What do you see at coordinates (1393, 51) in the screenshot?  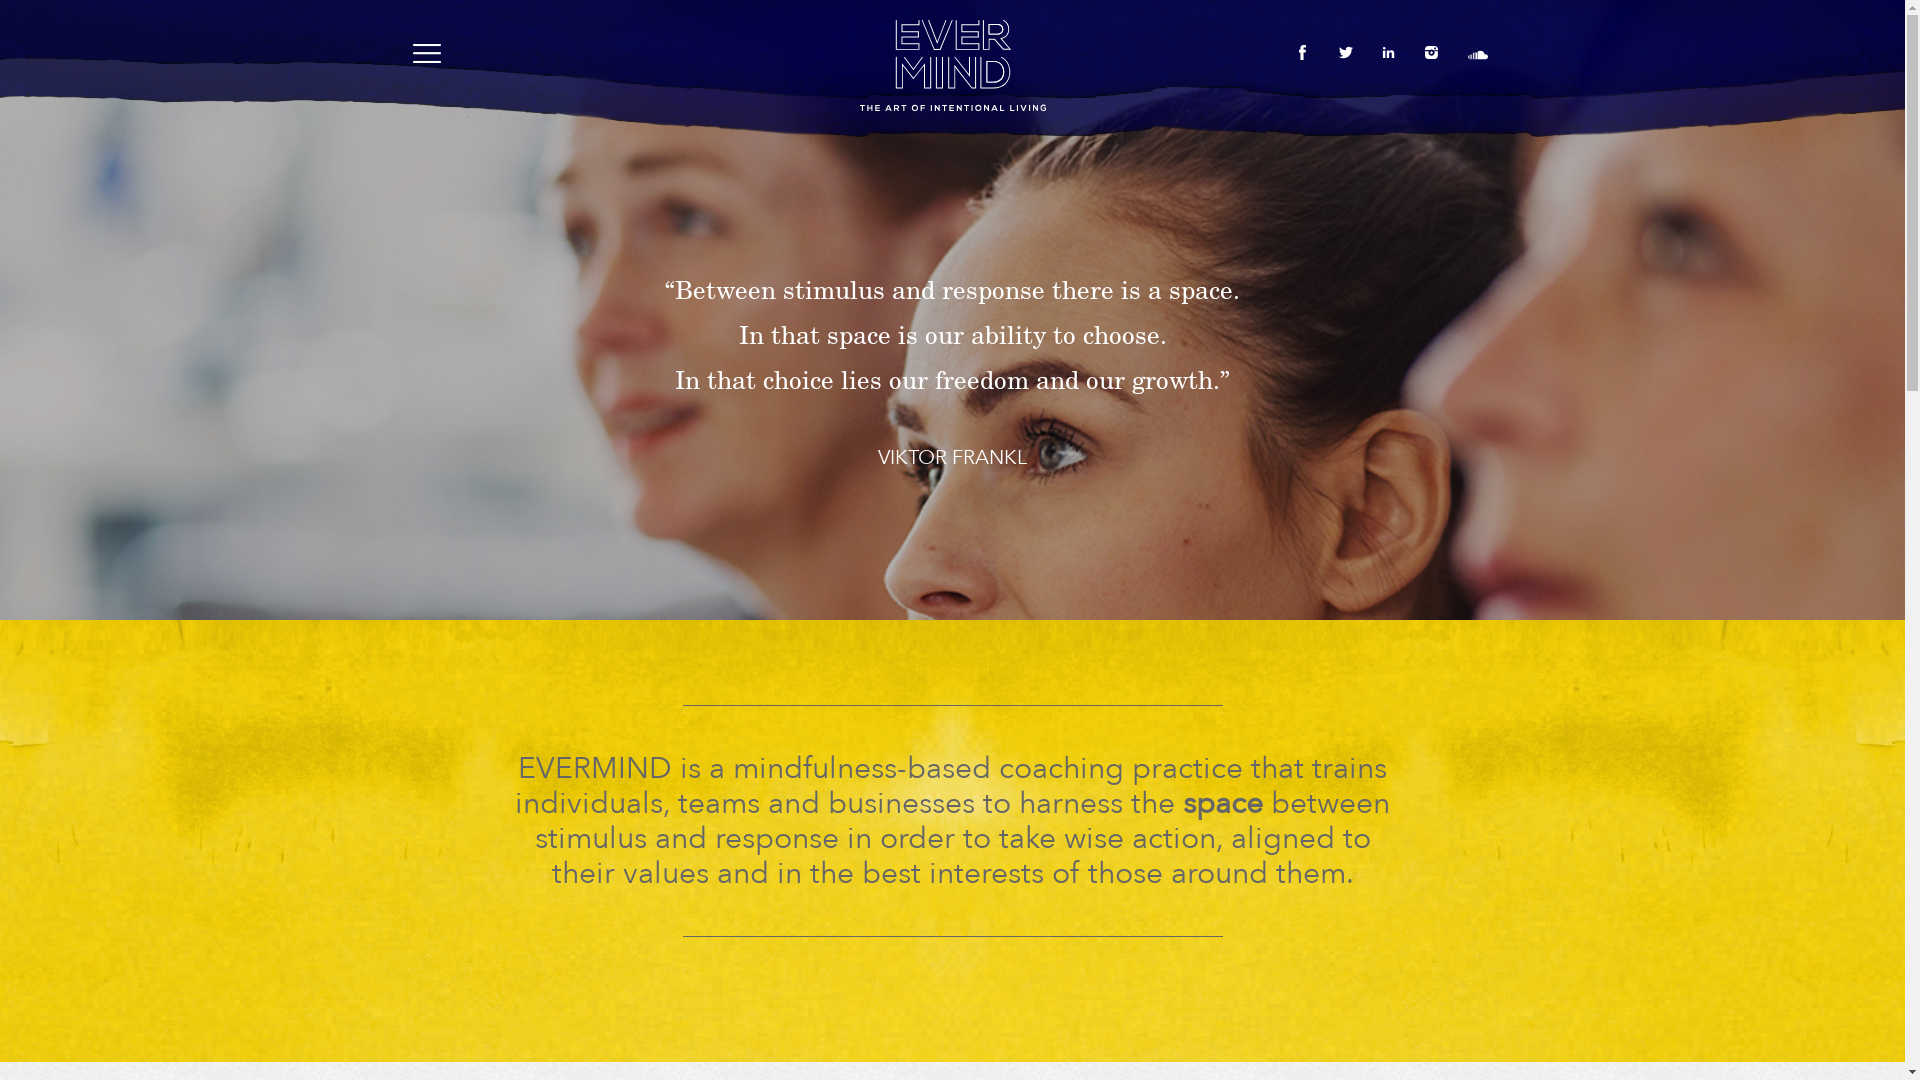 I see `'linkedin'` at bounding box center [1393, 51].